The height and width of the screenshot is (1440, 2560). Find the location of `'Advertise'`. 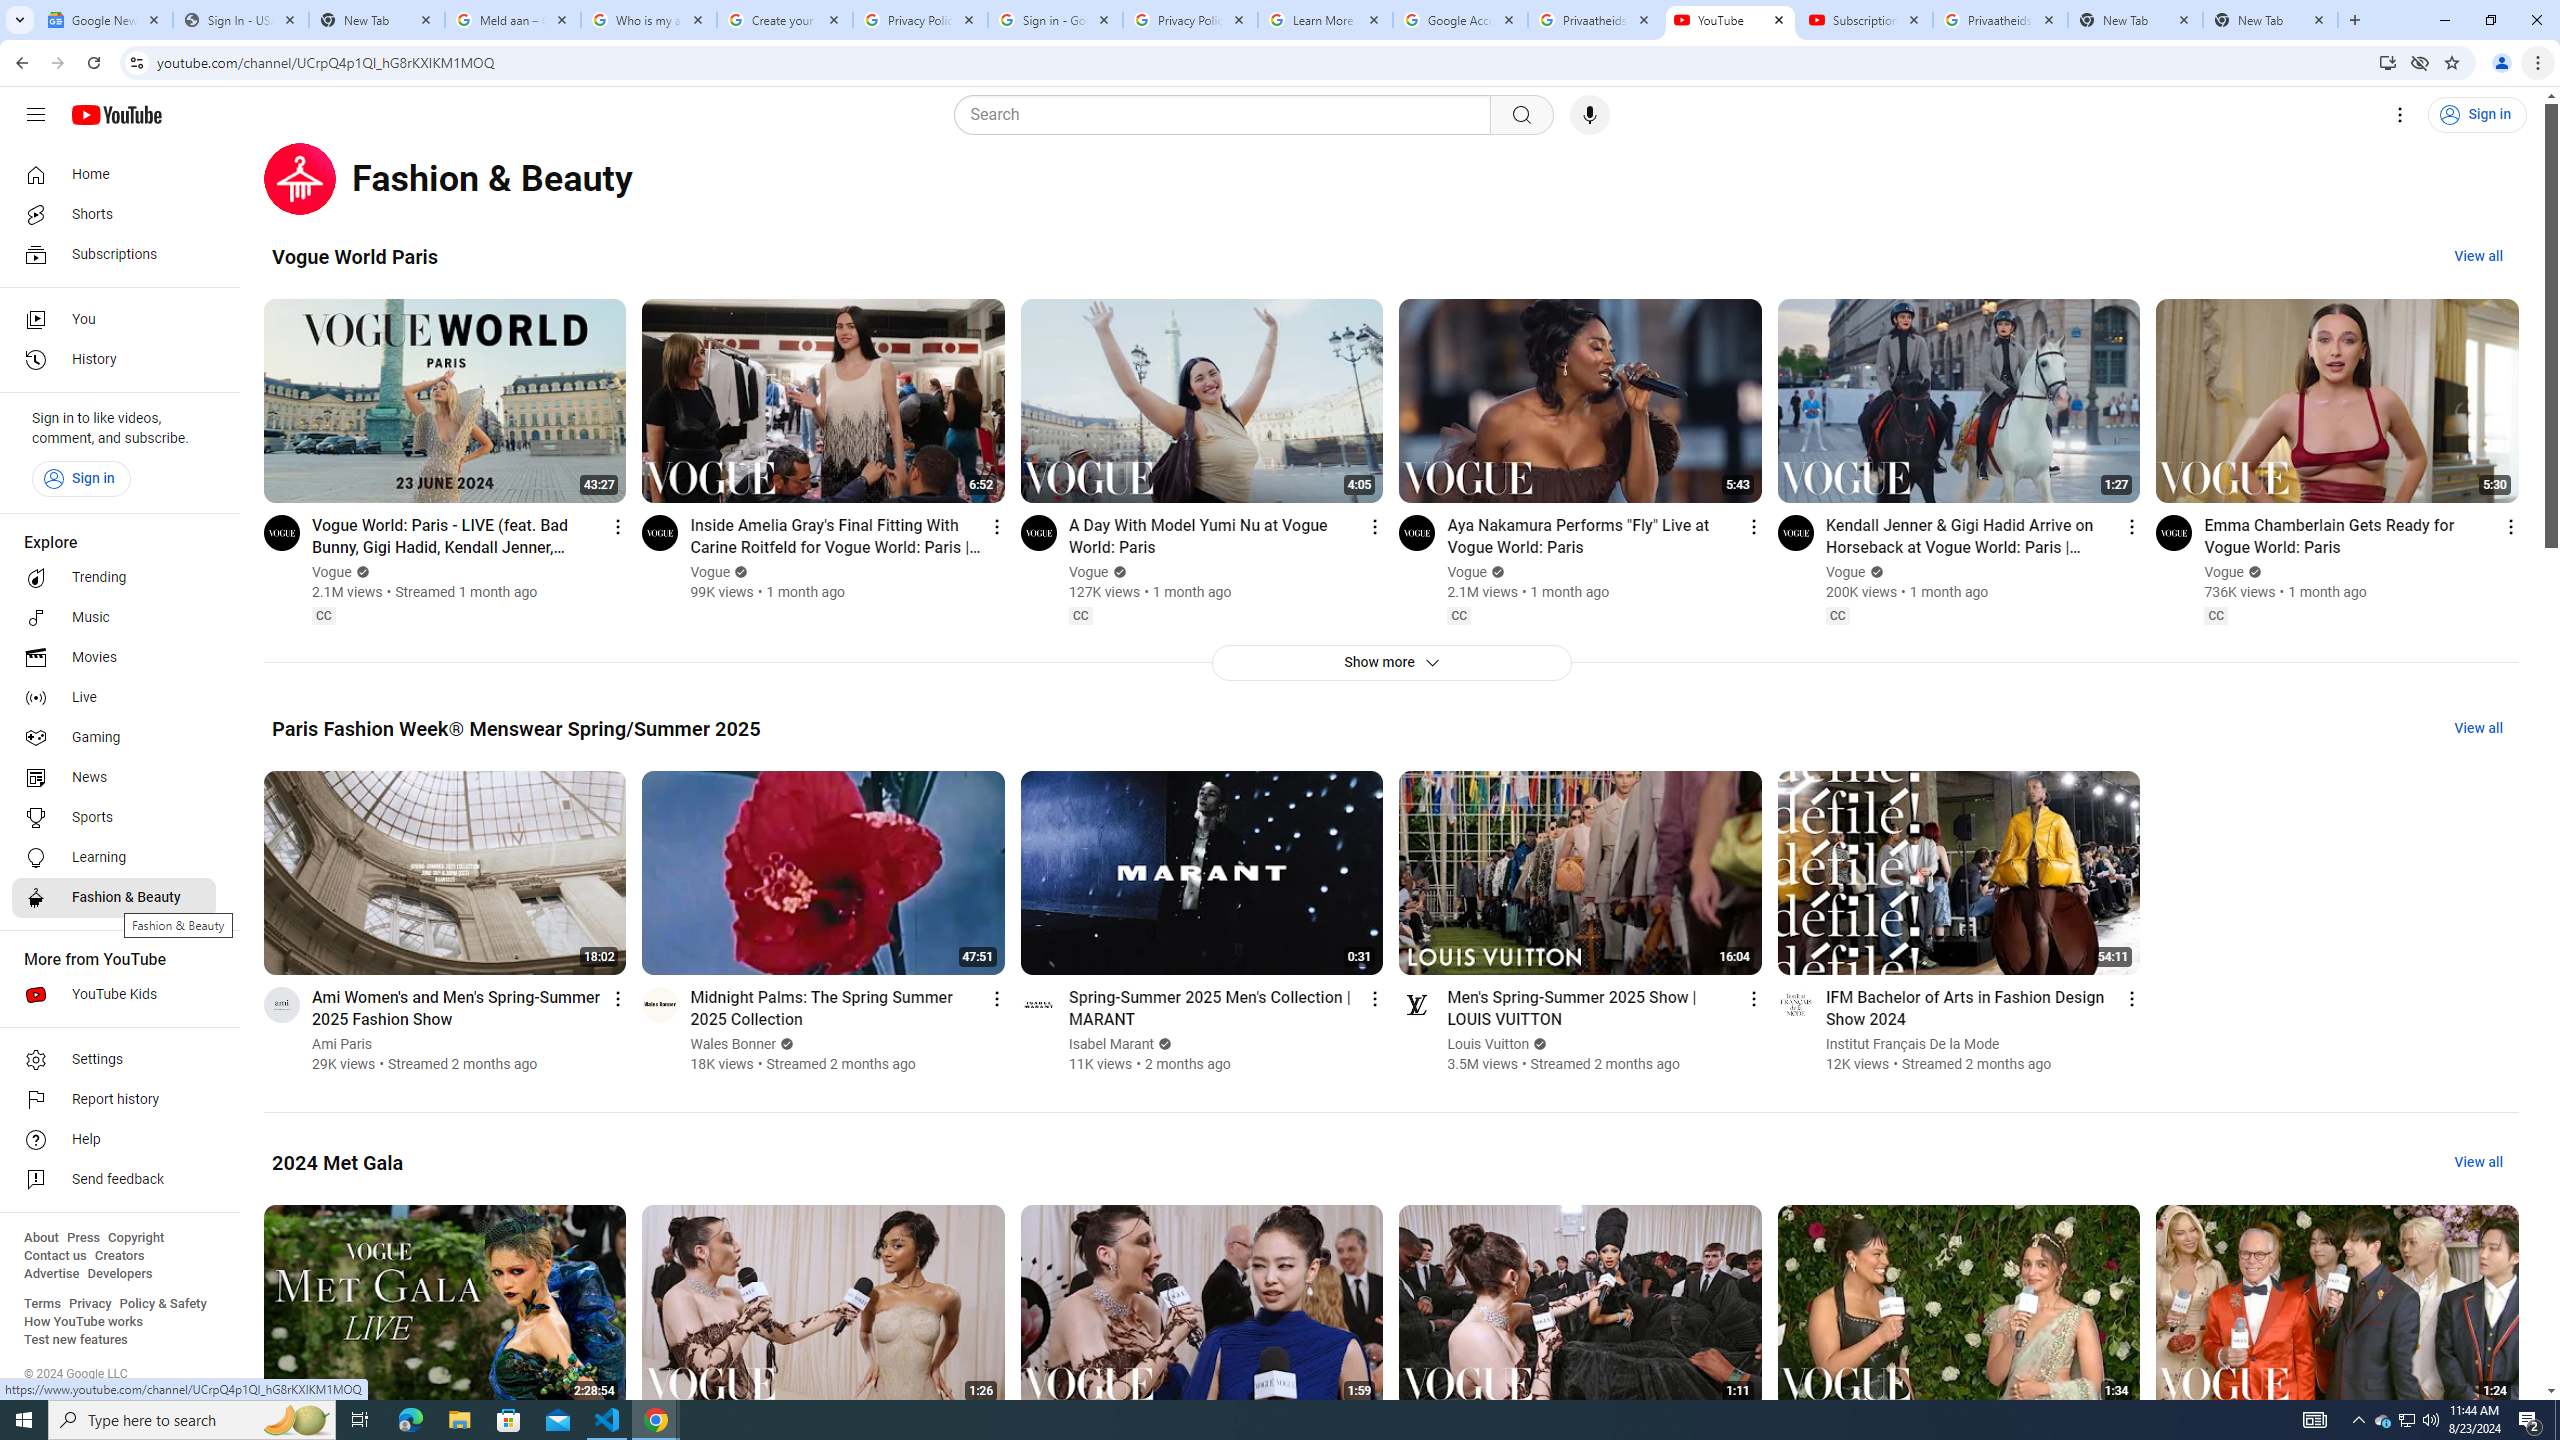

'Advertise' is located at coordinates (50, 1272).